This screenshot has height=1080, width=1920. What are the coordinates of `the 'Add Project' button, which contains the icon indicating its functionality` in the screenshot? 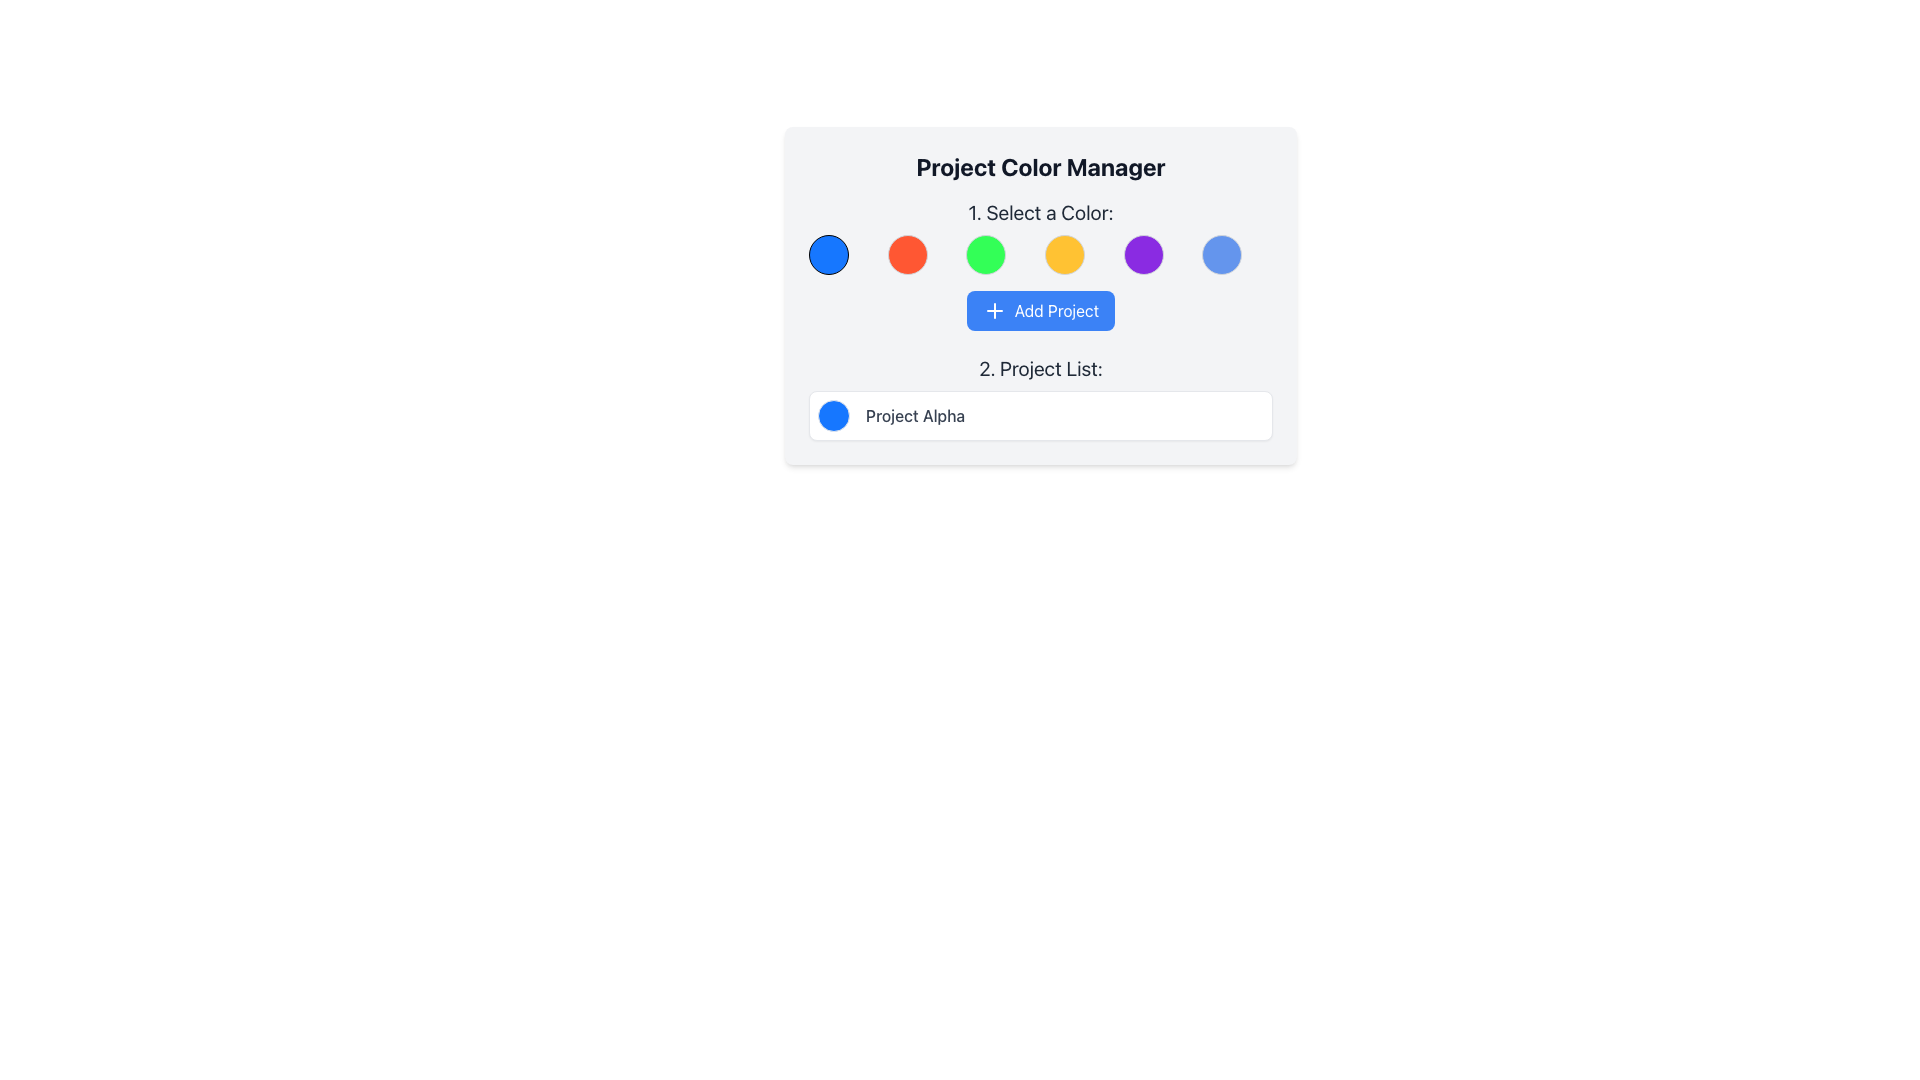 It's located at (994, 311).